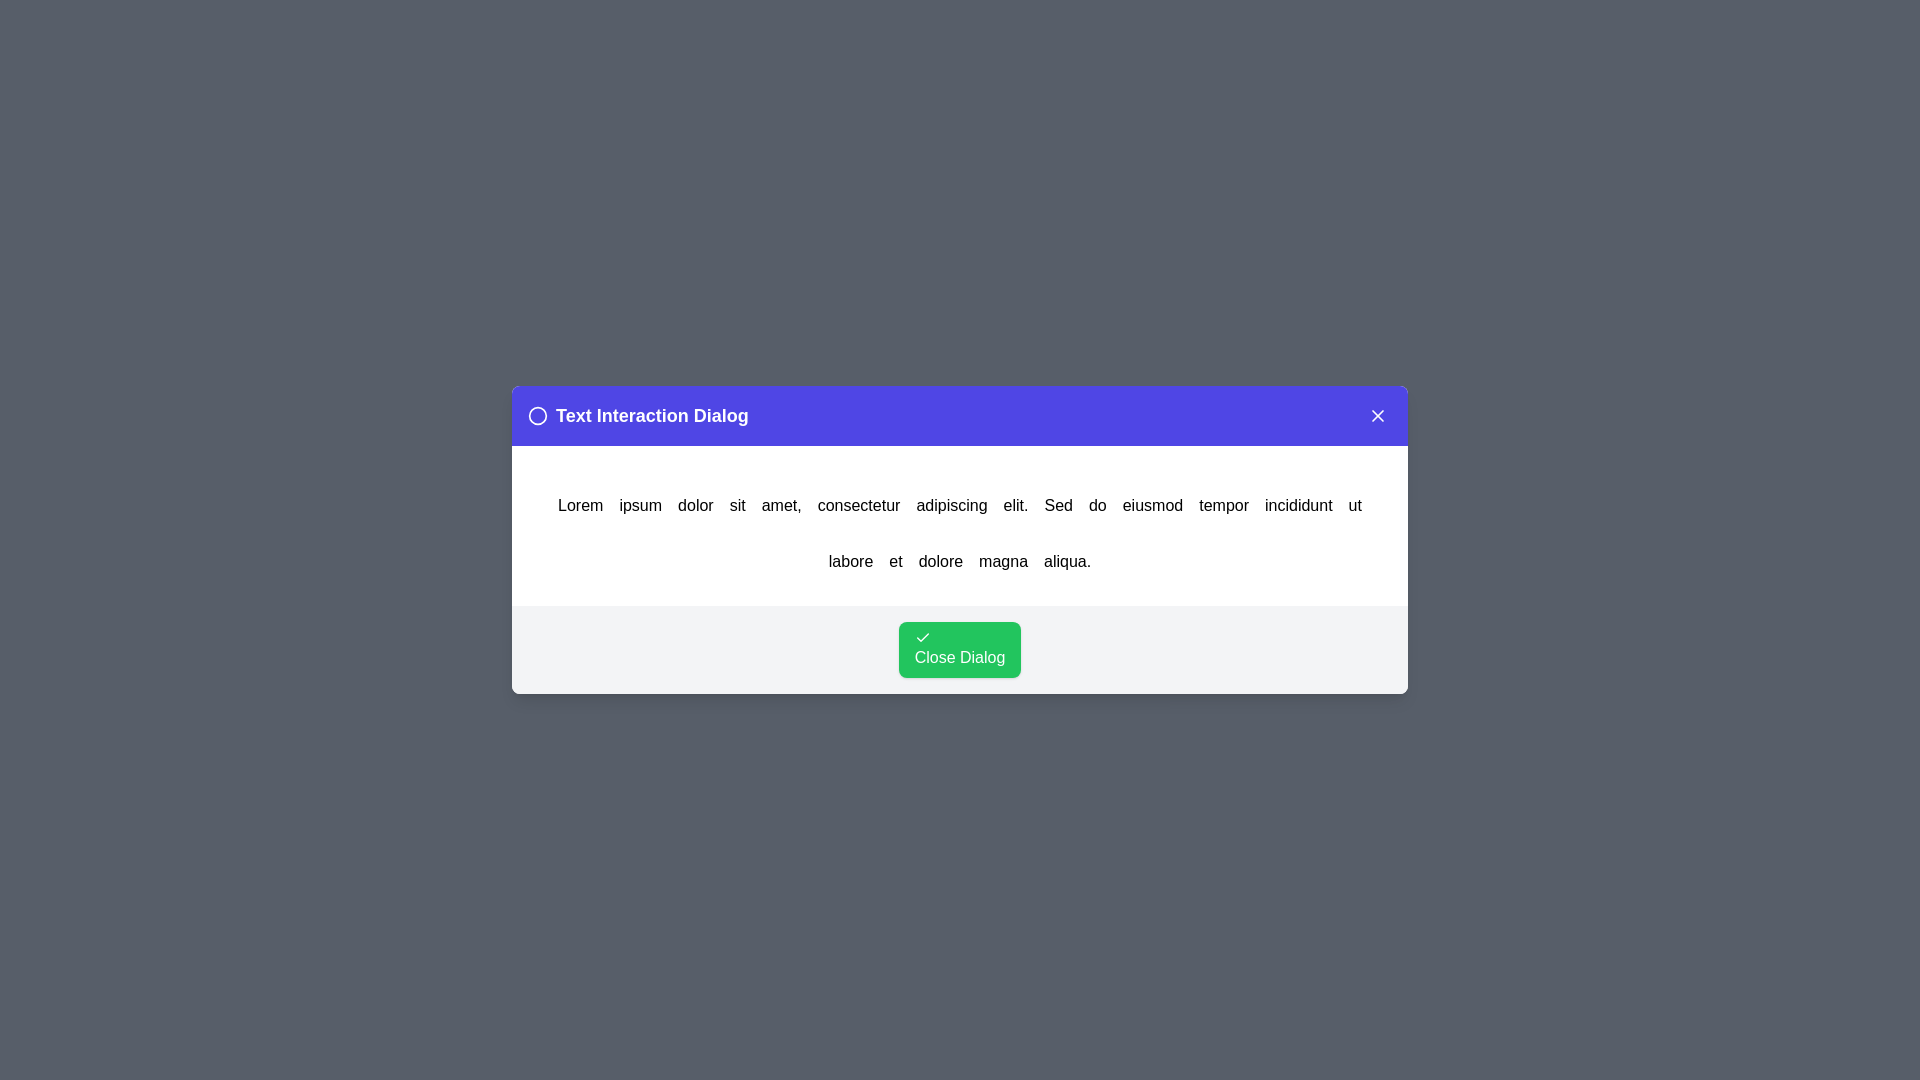 Image resolution: width=1920 pixels, height=1080 pixels. What do you see at coordinates (1376, 415) in the screenshot?
I see `the close button in the top-right corner of the dialog to dismiss it` at bounding box center [1376, 415].